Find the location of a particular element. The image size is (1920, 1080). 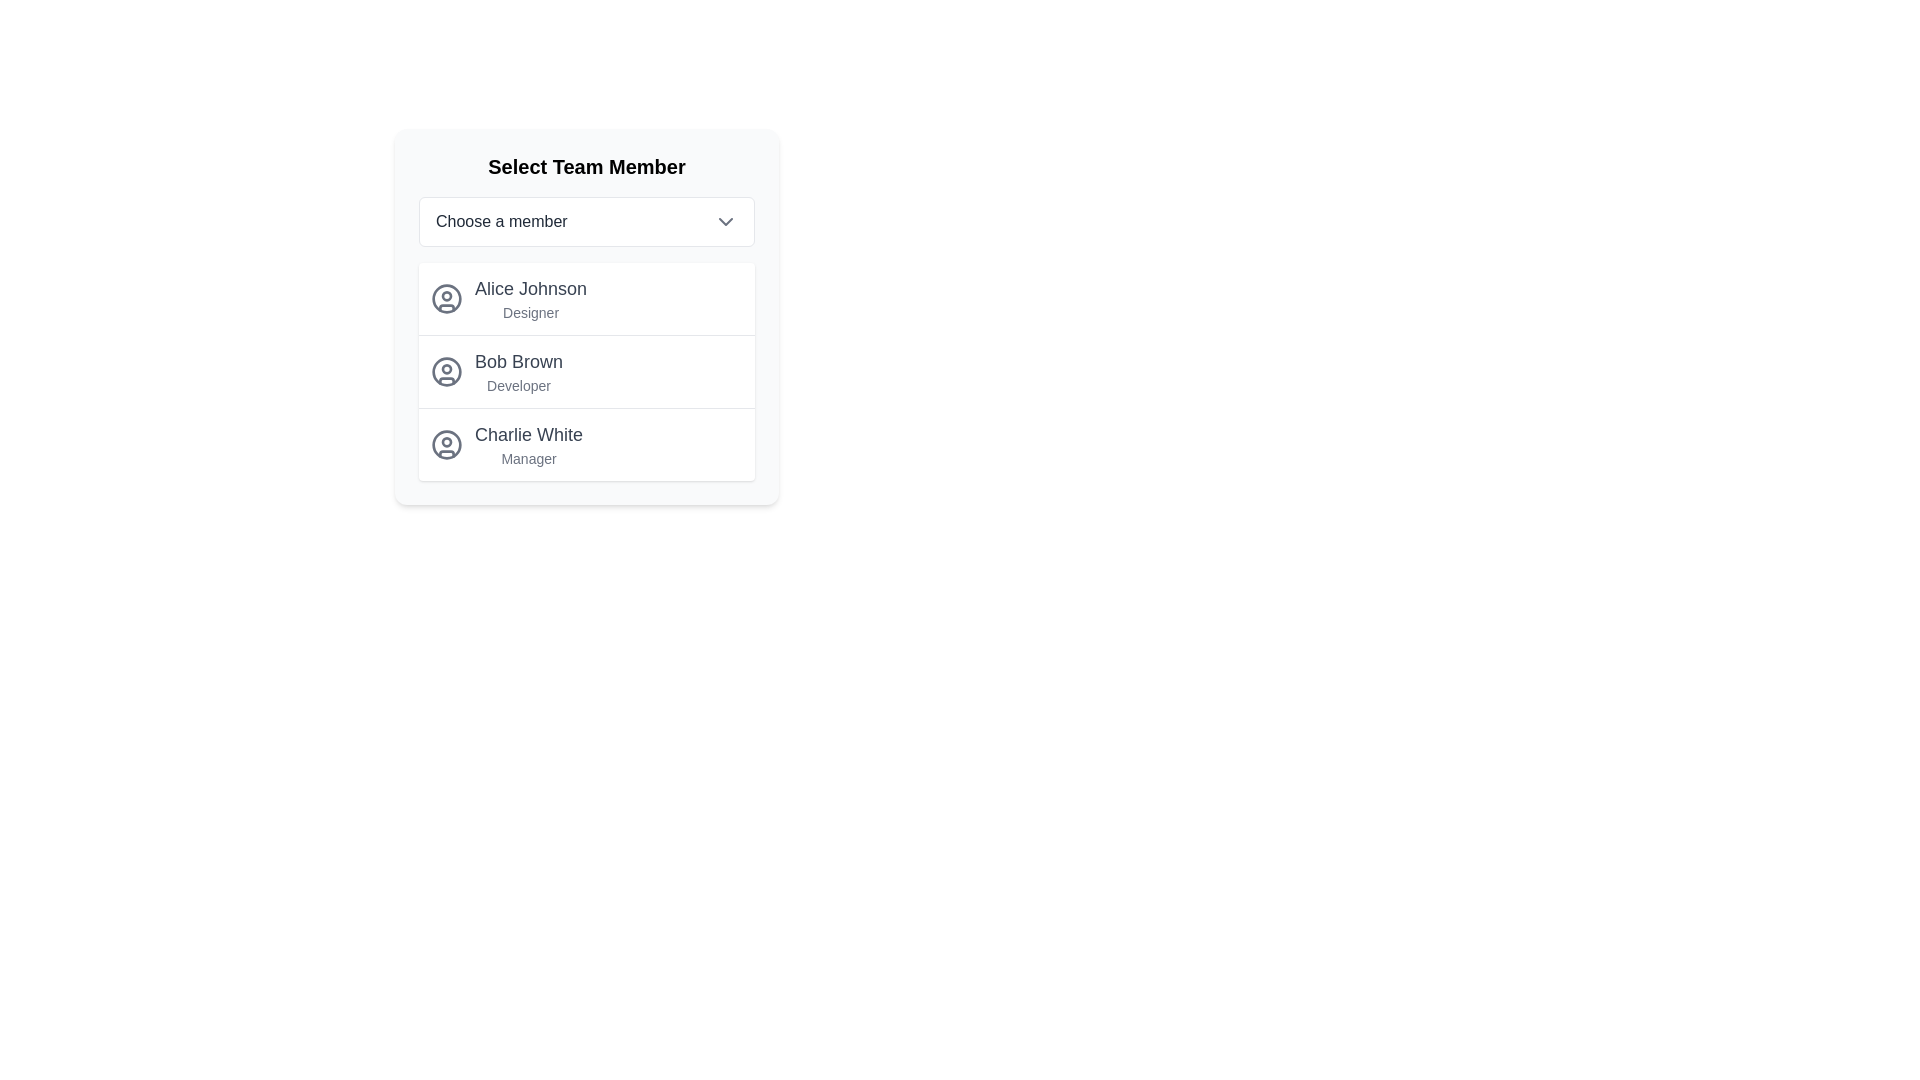

the outermost circular vector shape, which has a thick border, located to the left of the text 'Charlie White' is located at coordinates (445, 443).